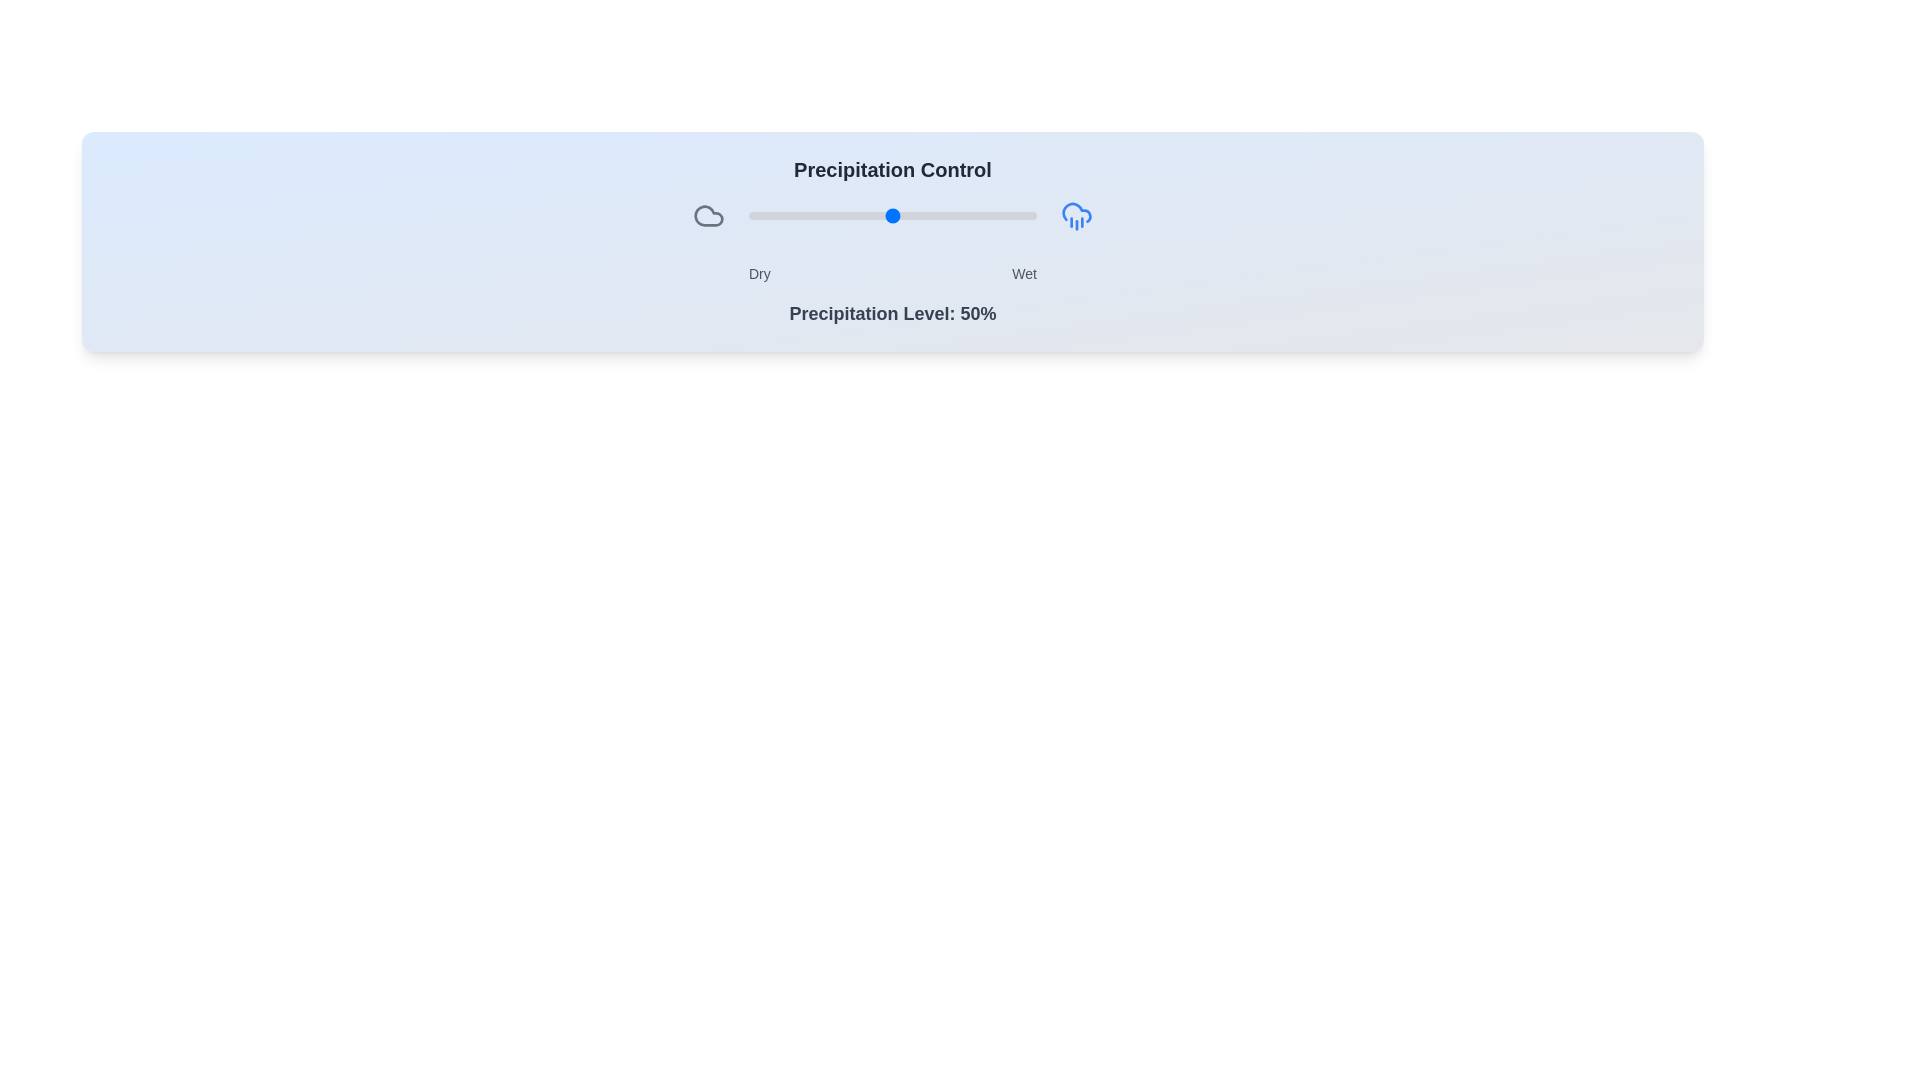 The image size is (1920, 1080). What do you see at coordinates (750, 216) in the screenshot?
I see `the precipitation level to 1% by moving the slider` at bounding box center [750, 216].